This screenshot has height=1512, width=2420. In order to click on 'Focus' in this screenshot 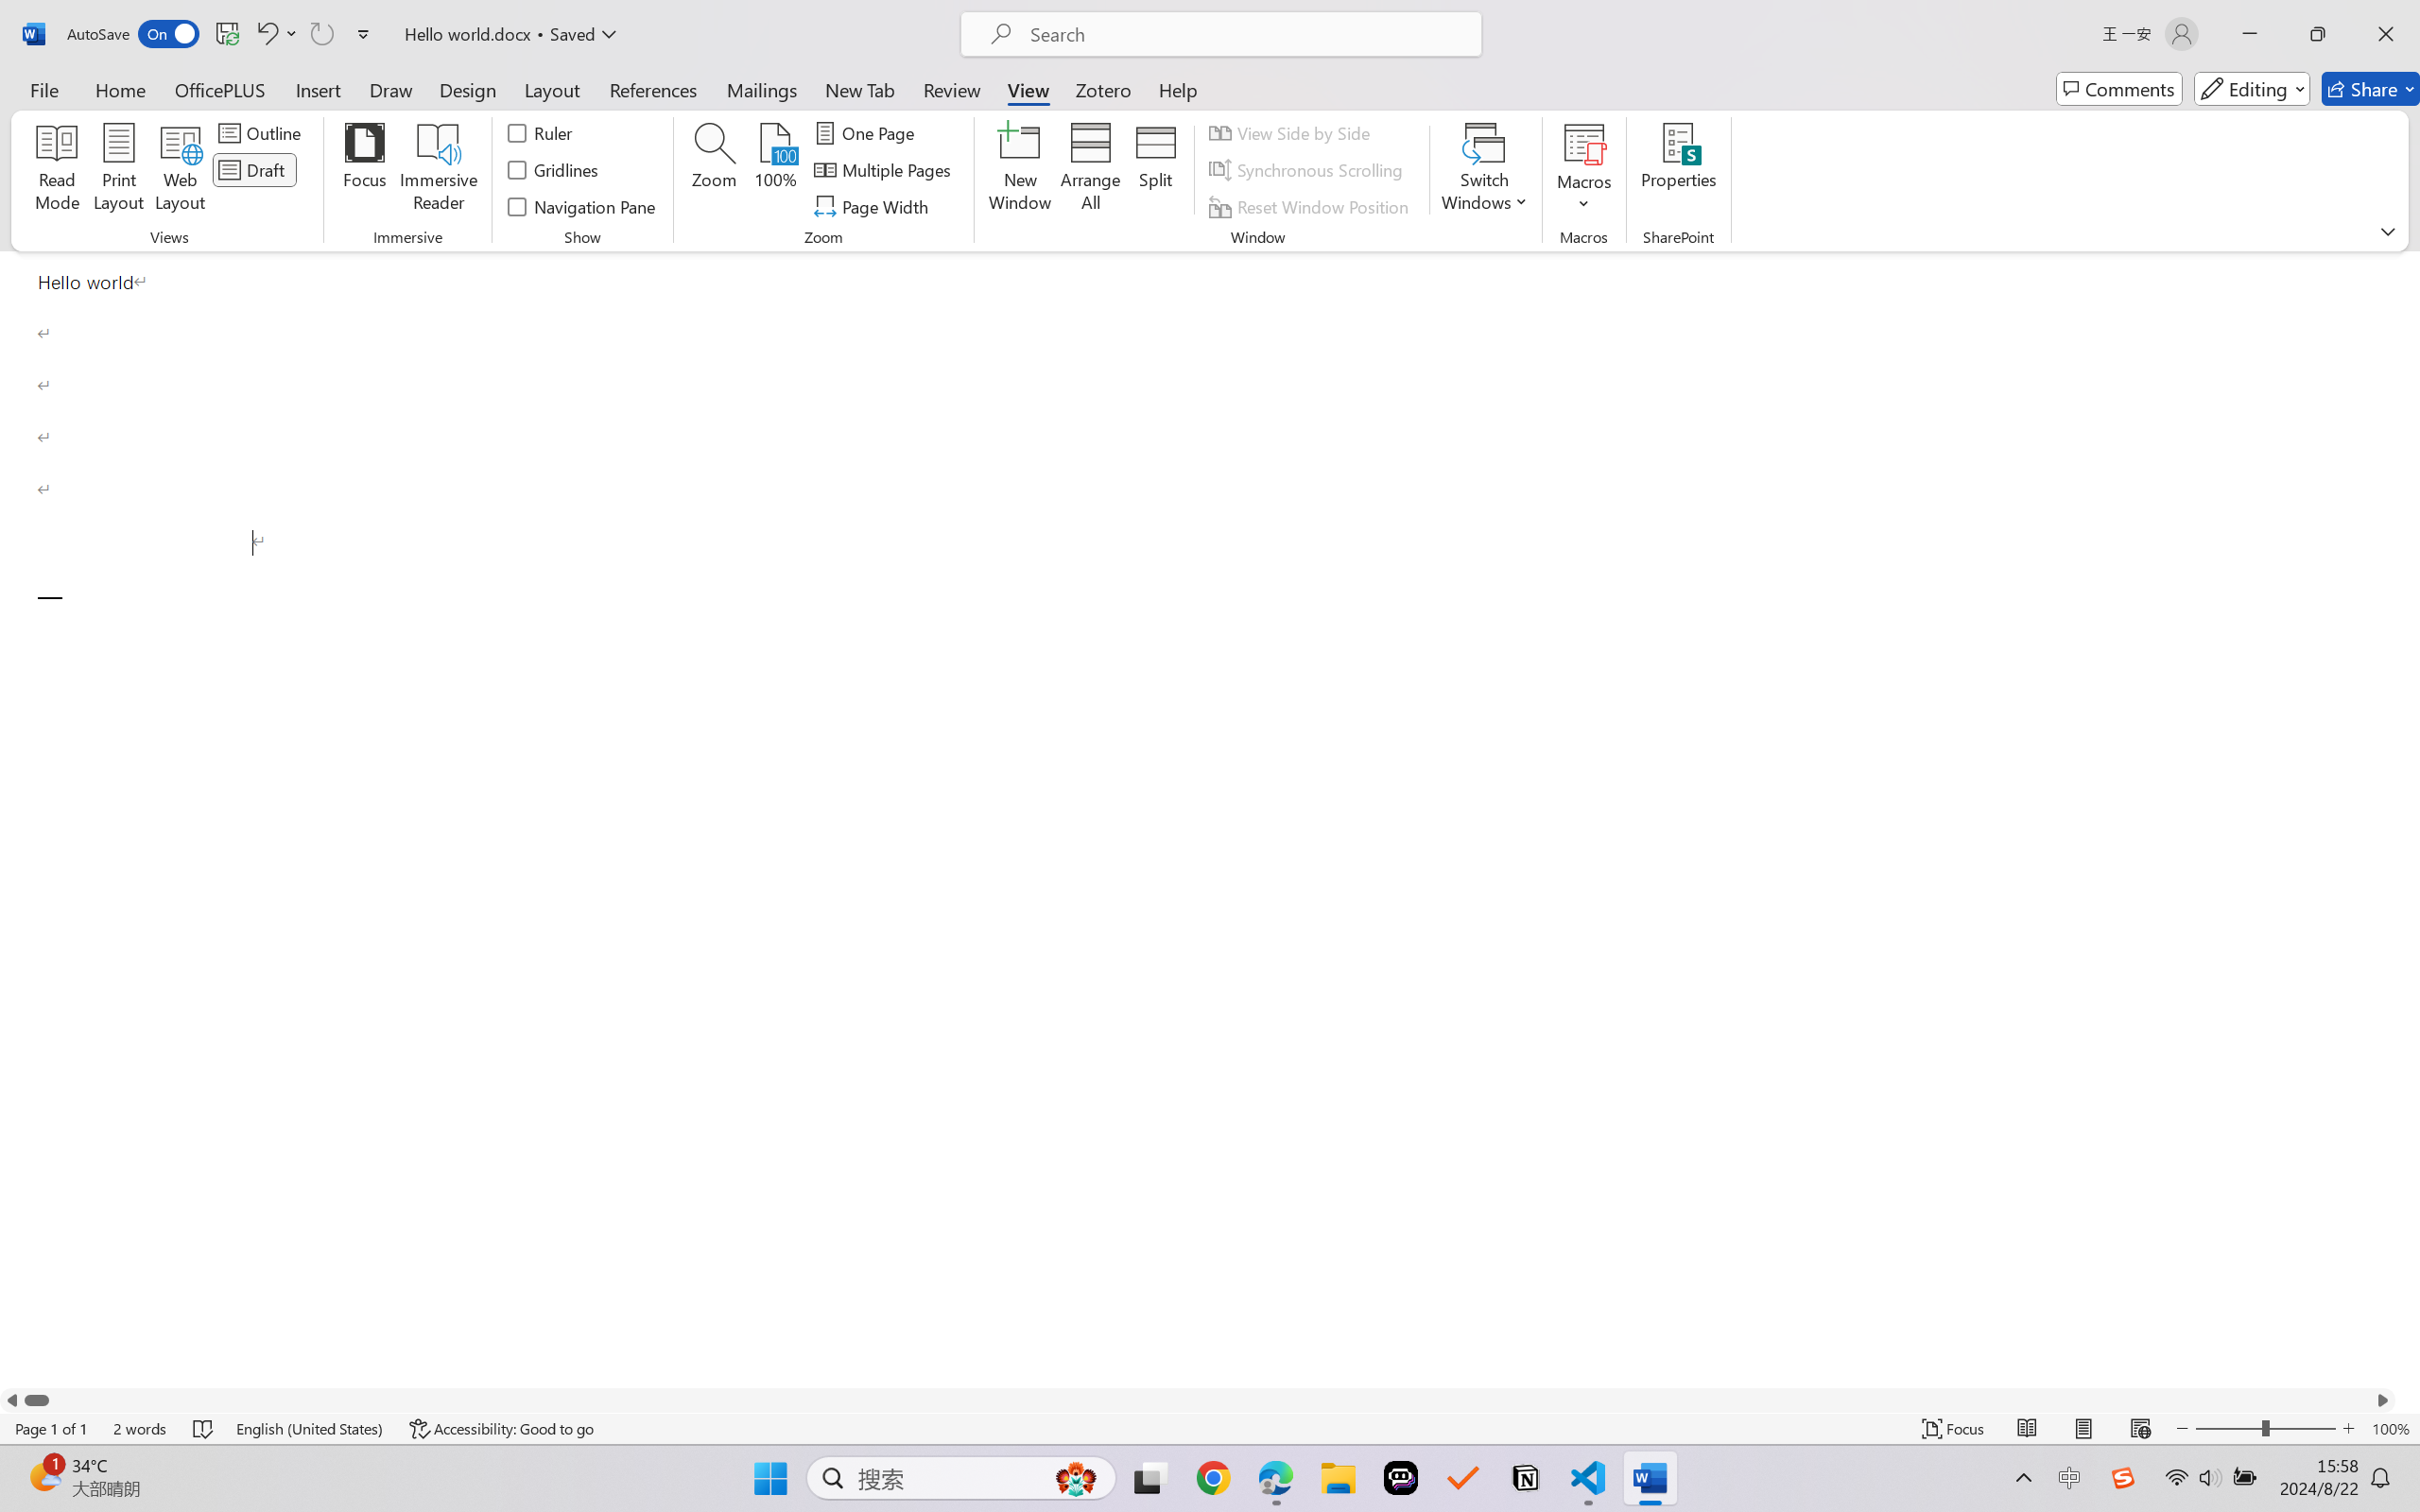, I will do `click(364, 170)`.